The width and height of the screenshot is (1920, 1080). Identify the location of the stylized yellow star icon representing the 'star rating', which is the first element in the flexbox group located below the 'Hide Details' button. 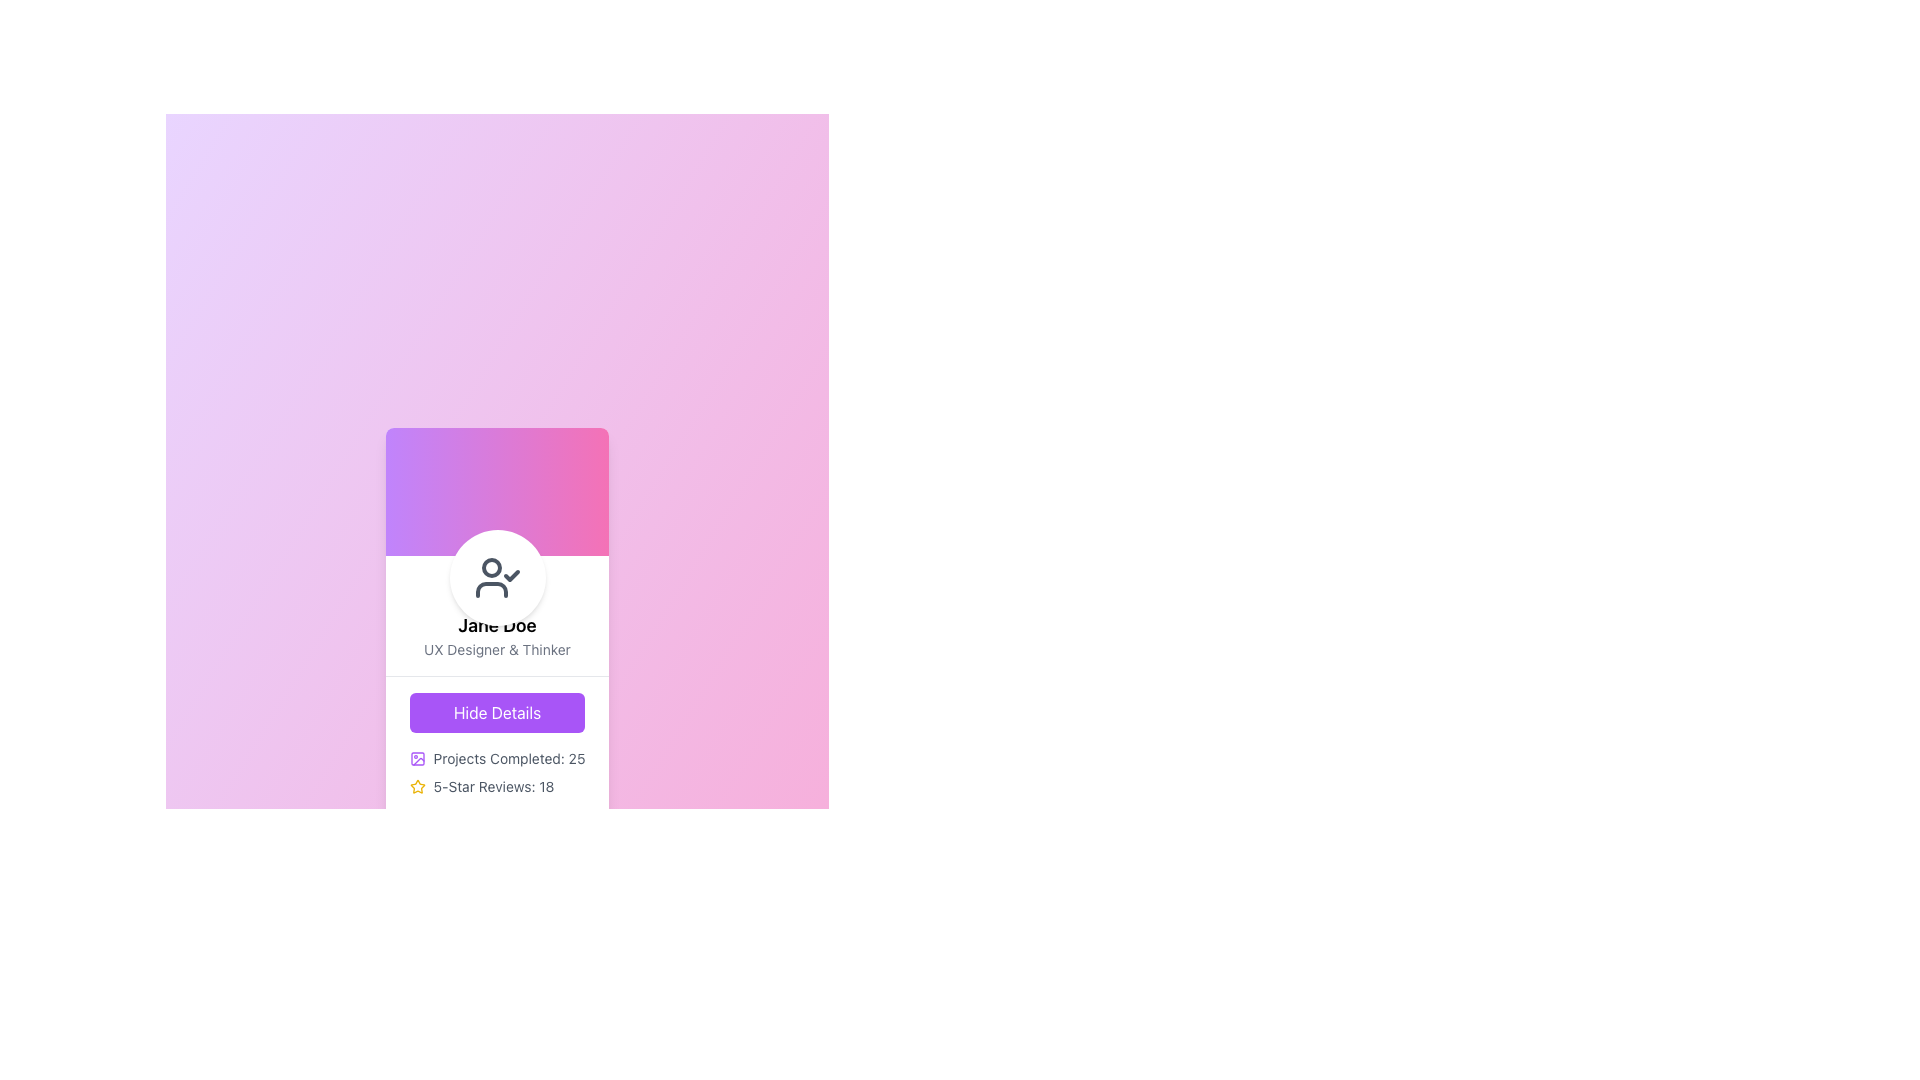
(416, 785).